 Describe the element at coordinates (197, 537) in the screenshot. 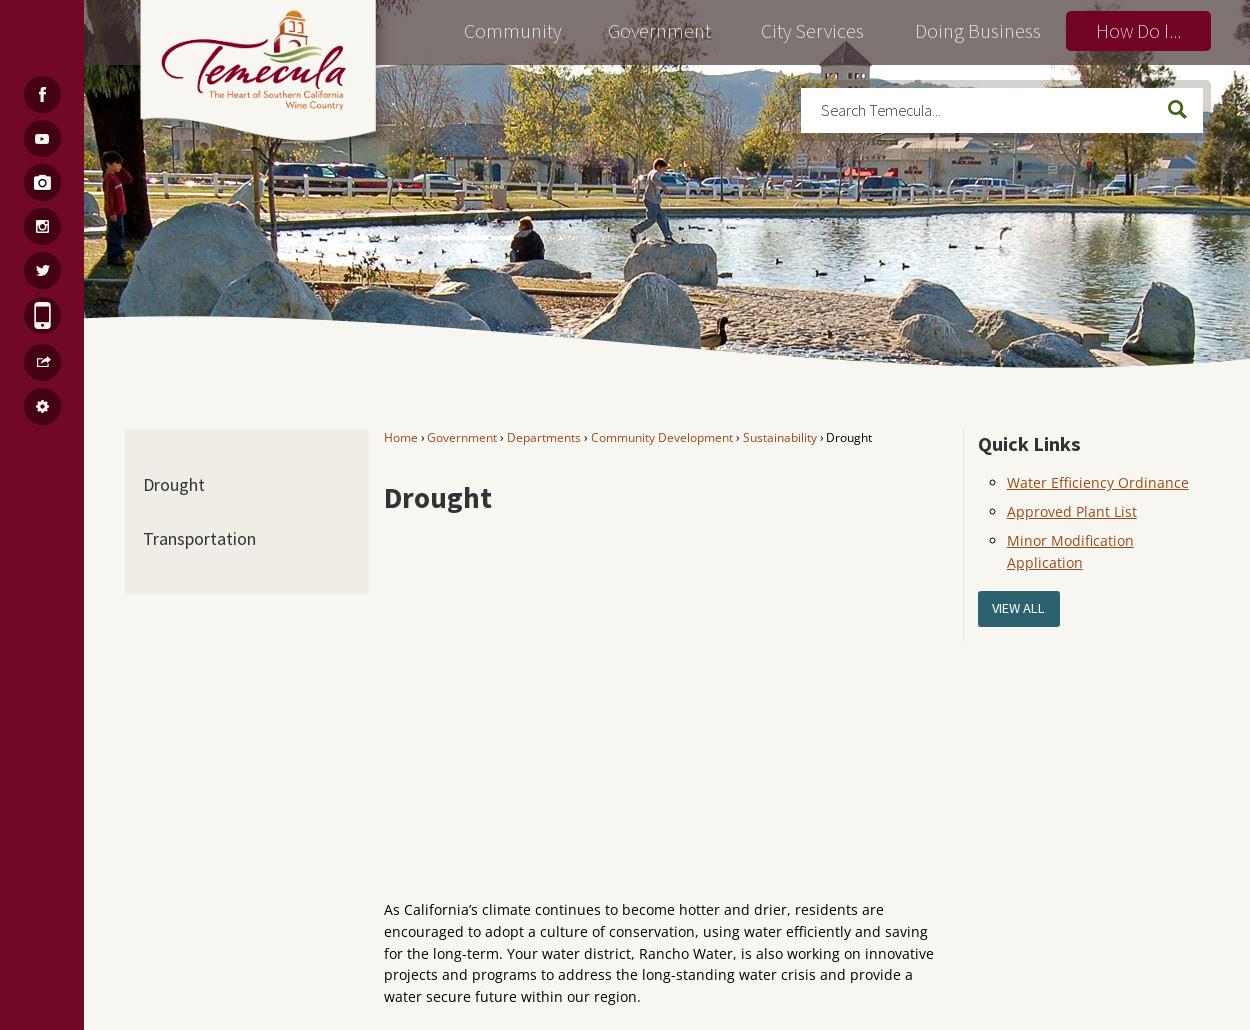

I see `'Transportation'` at that location.